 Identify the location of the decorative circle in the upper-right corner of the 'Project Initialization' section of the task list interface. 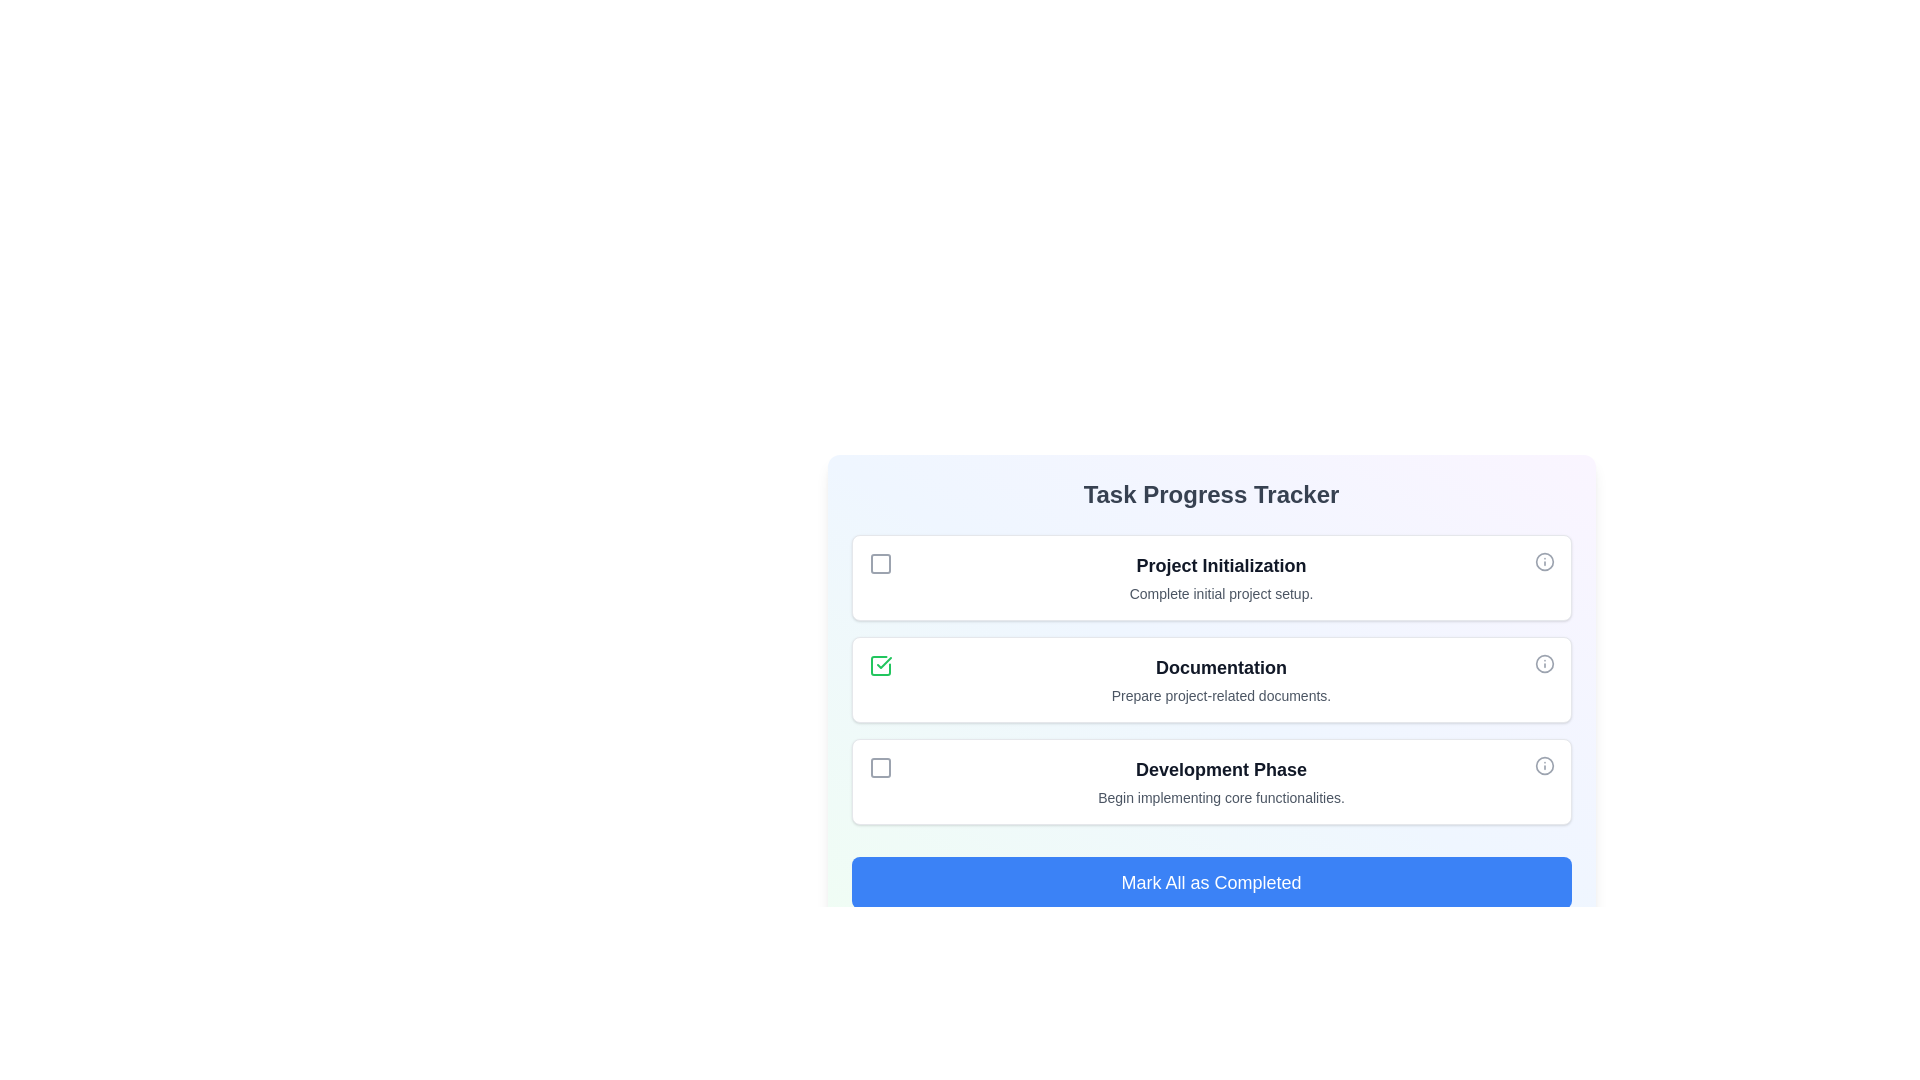
(1543, 562).